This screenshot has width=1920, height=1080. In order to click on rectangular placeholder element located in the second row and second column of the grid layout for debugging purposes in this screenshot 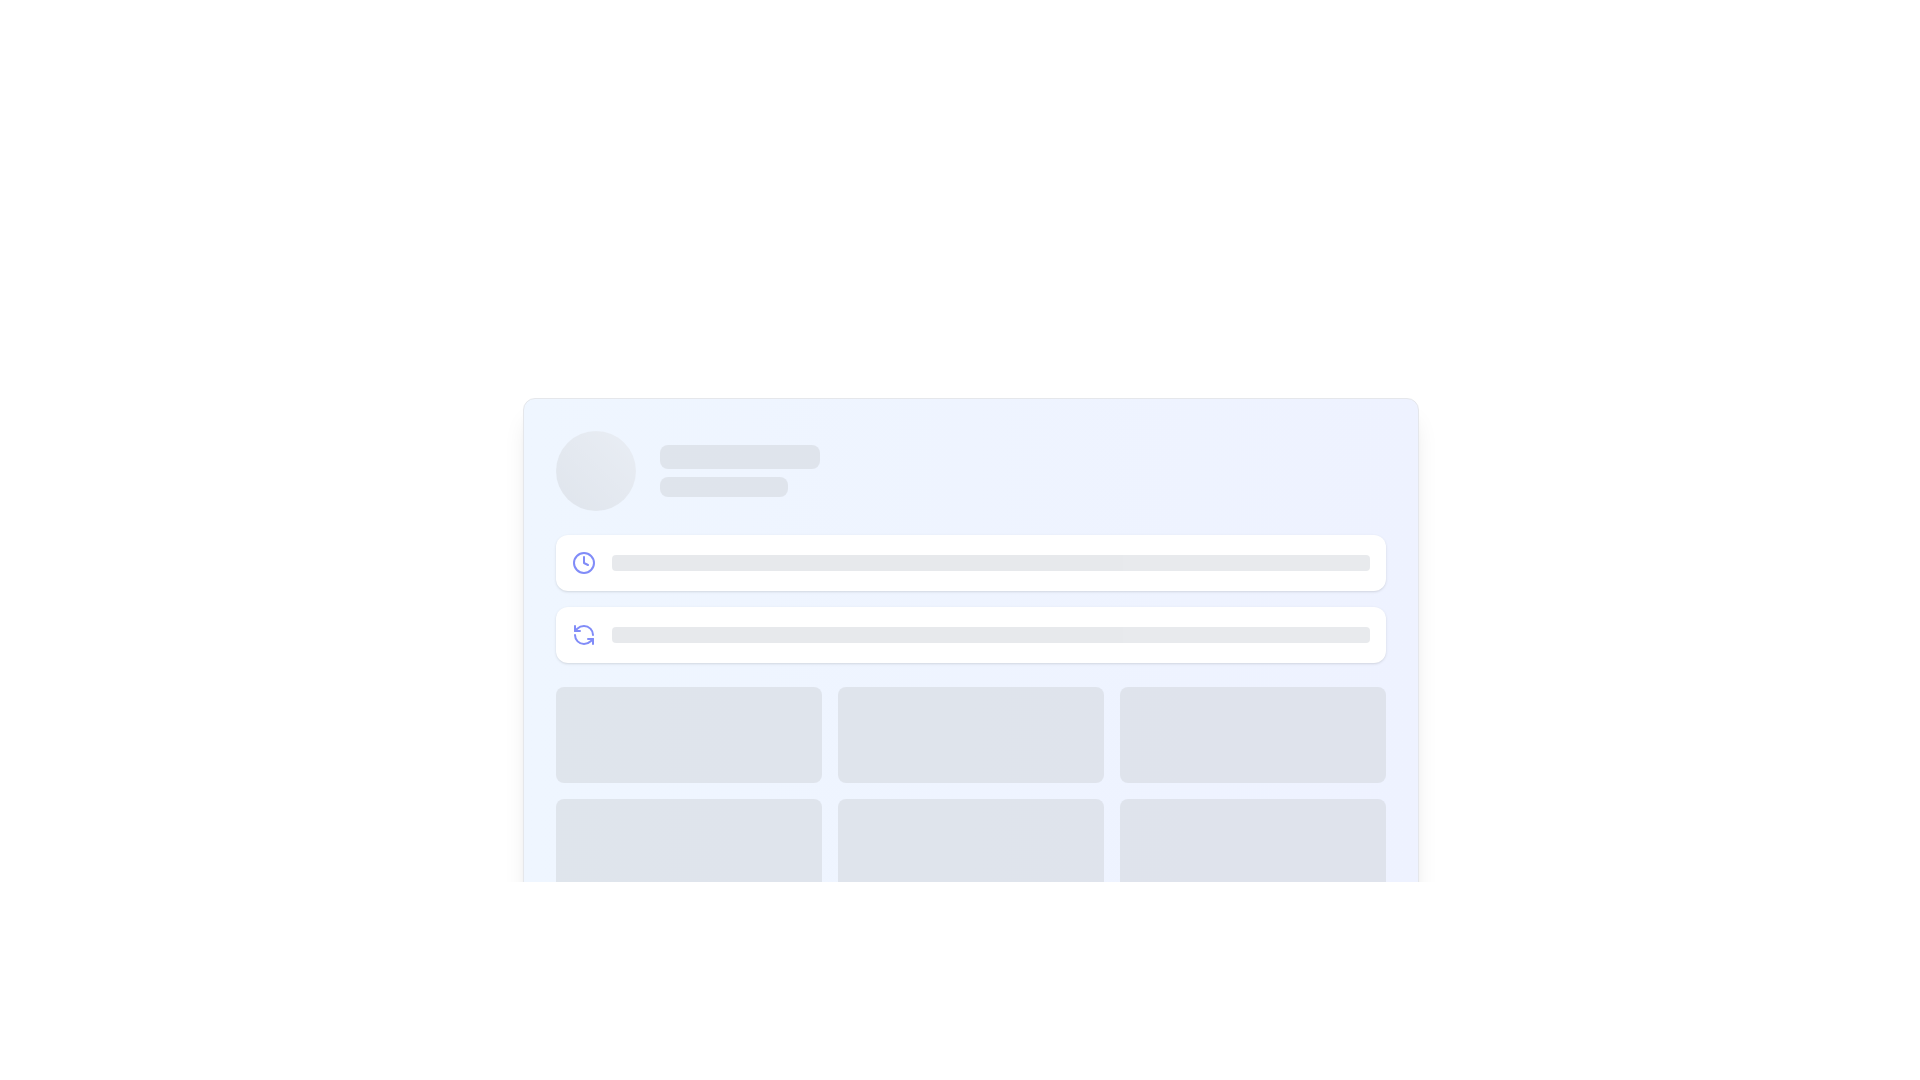, I will do `click(970, 847)`.